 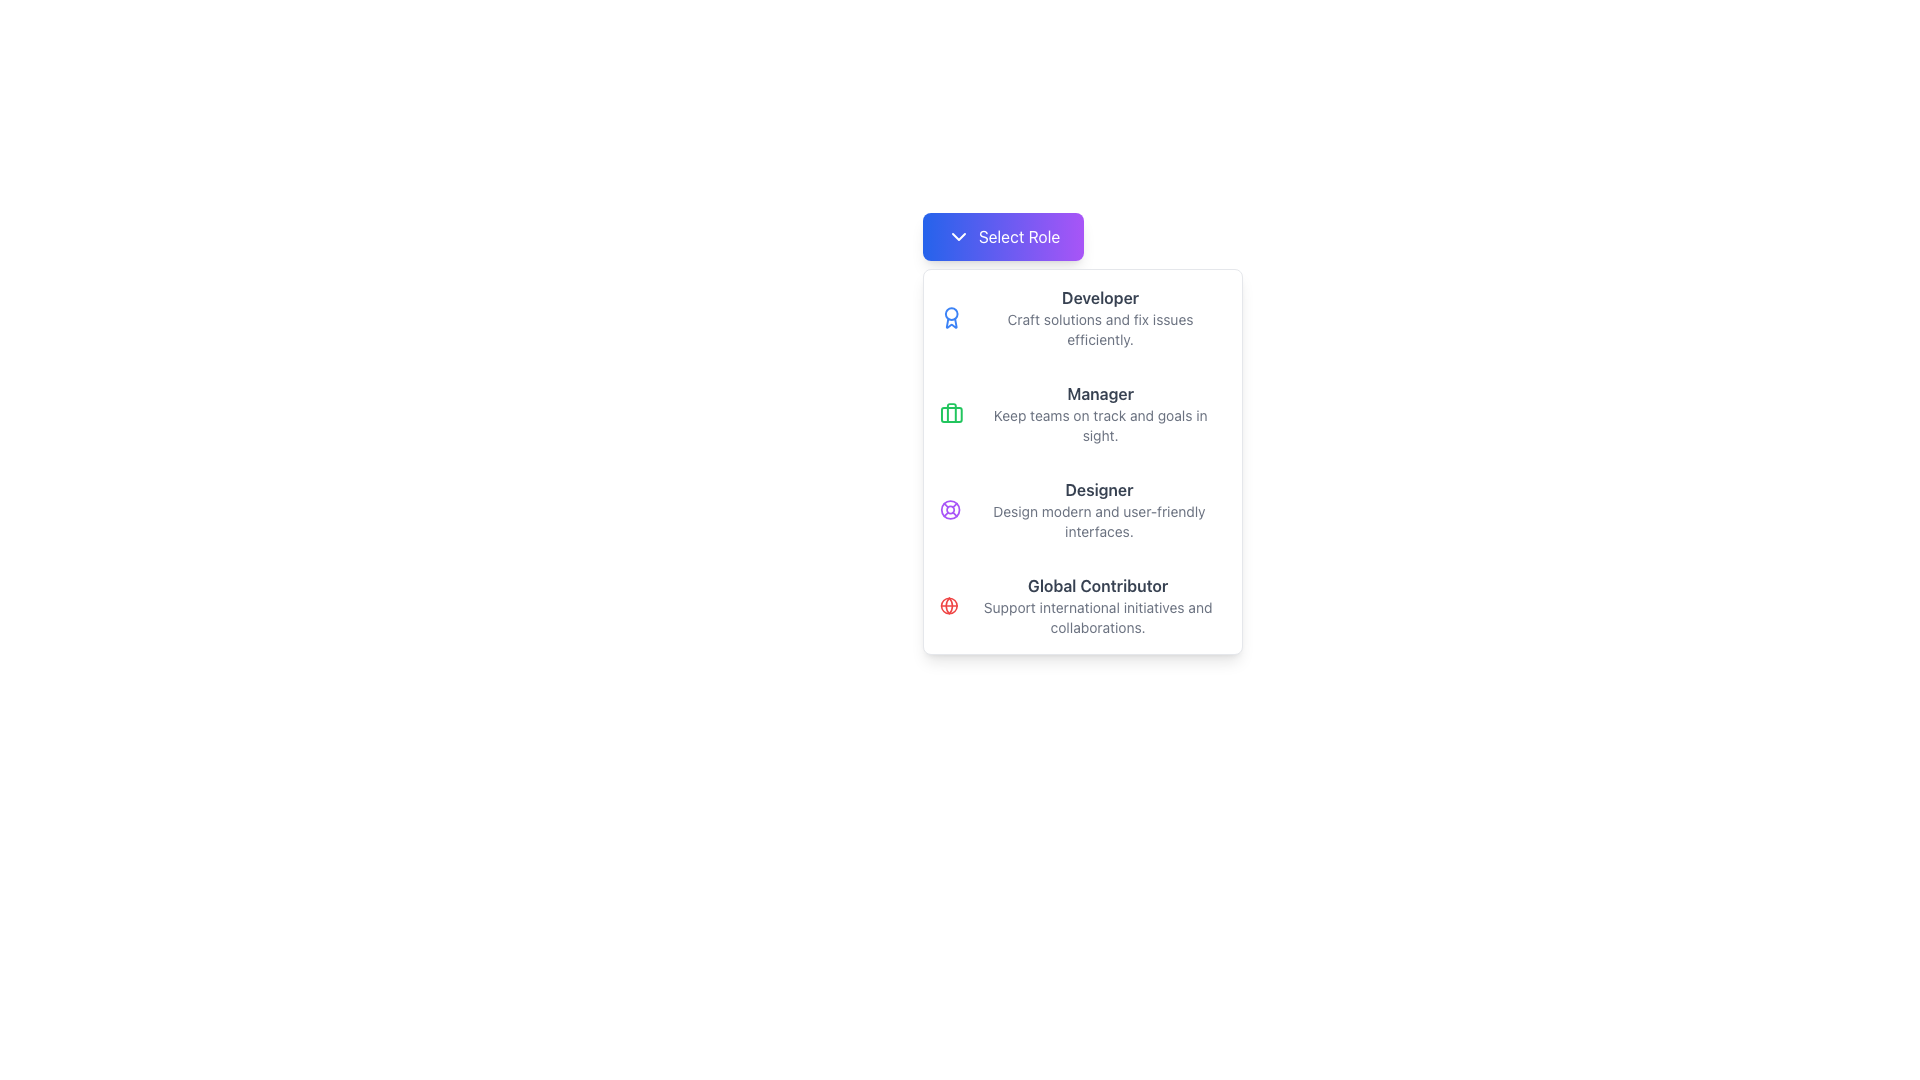 What do you see at coordinates (950, 314) in the screenshot?
I see `the circular SVG icon associated with the 'Developer' list item, which has a blue theme and is positioned to the left of the list text` at bounding box center [950, 314].